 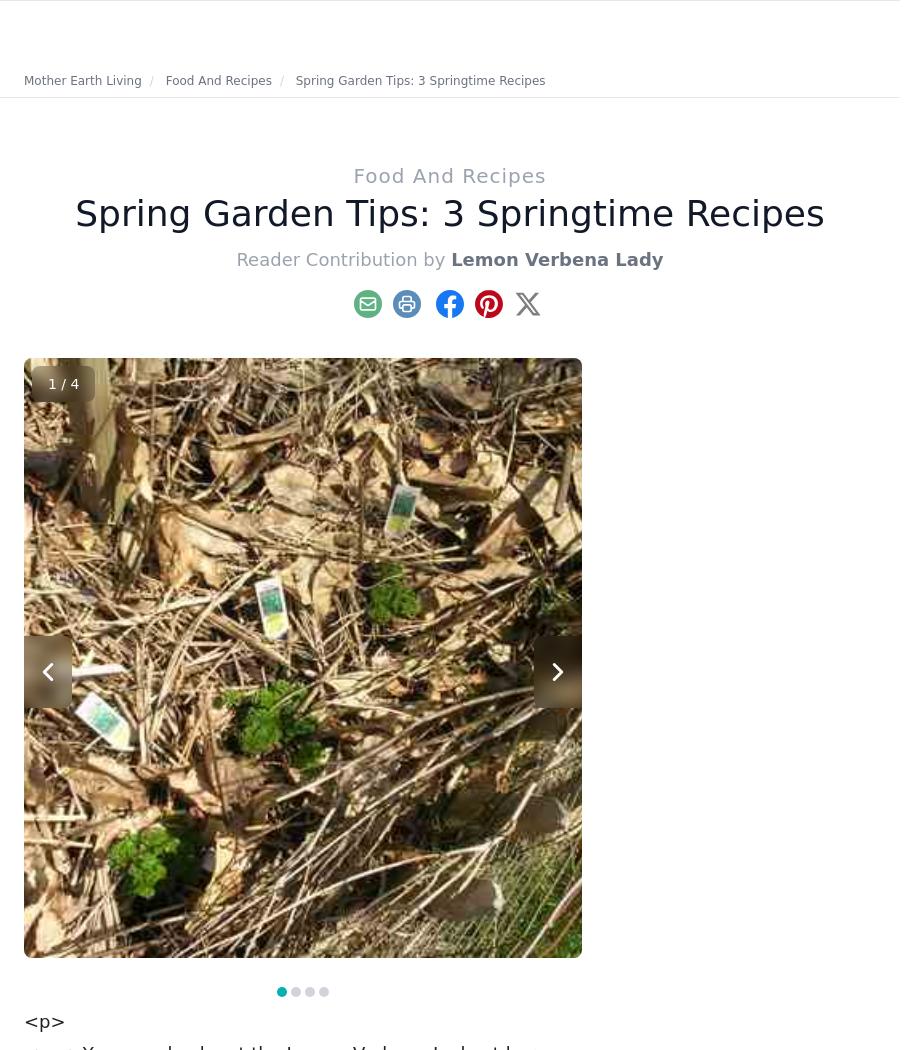 What do you see at coordinates (789, 810) in the screenshot?
I see `'Including fresh ginger, garlic and onions in your daily diet can ease various maladies.'` at bounding box center [789, 810].